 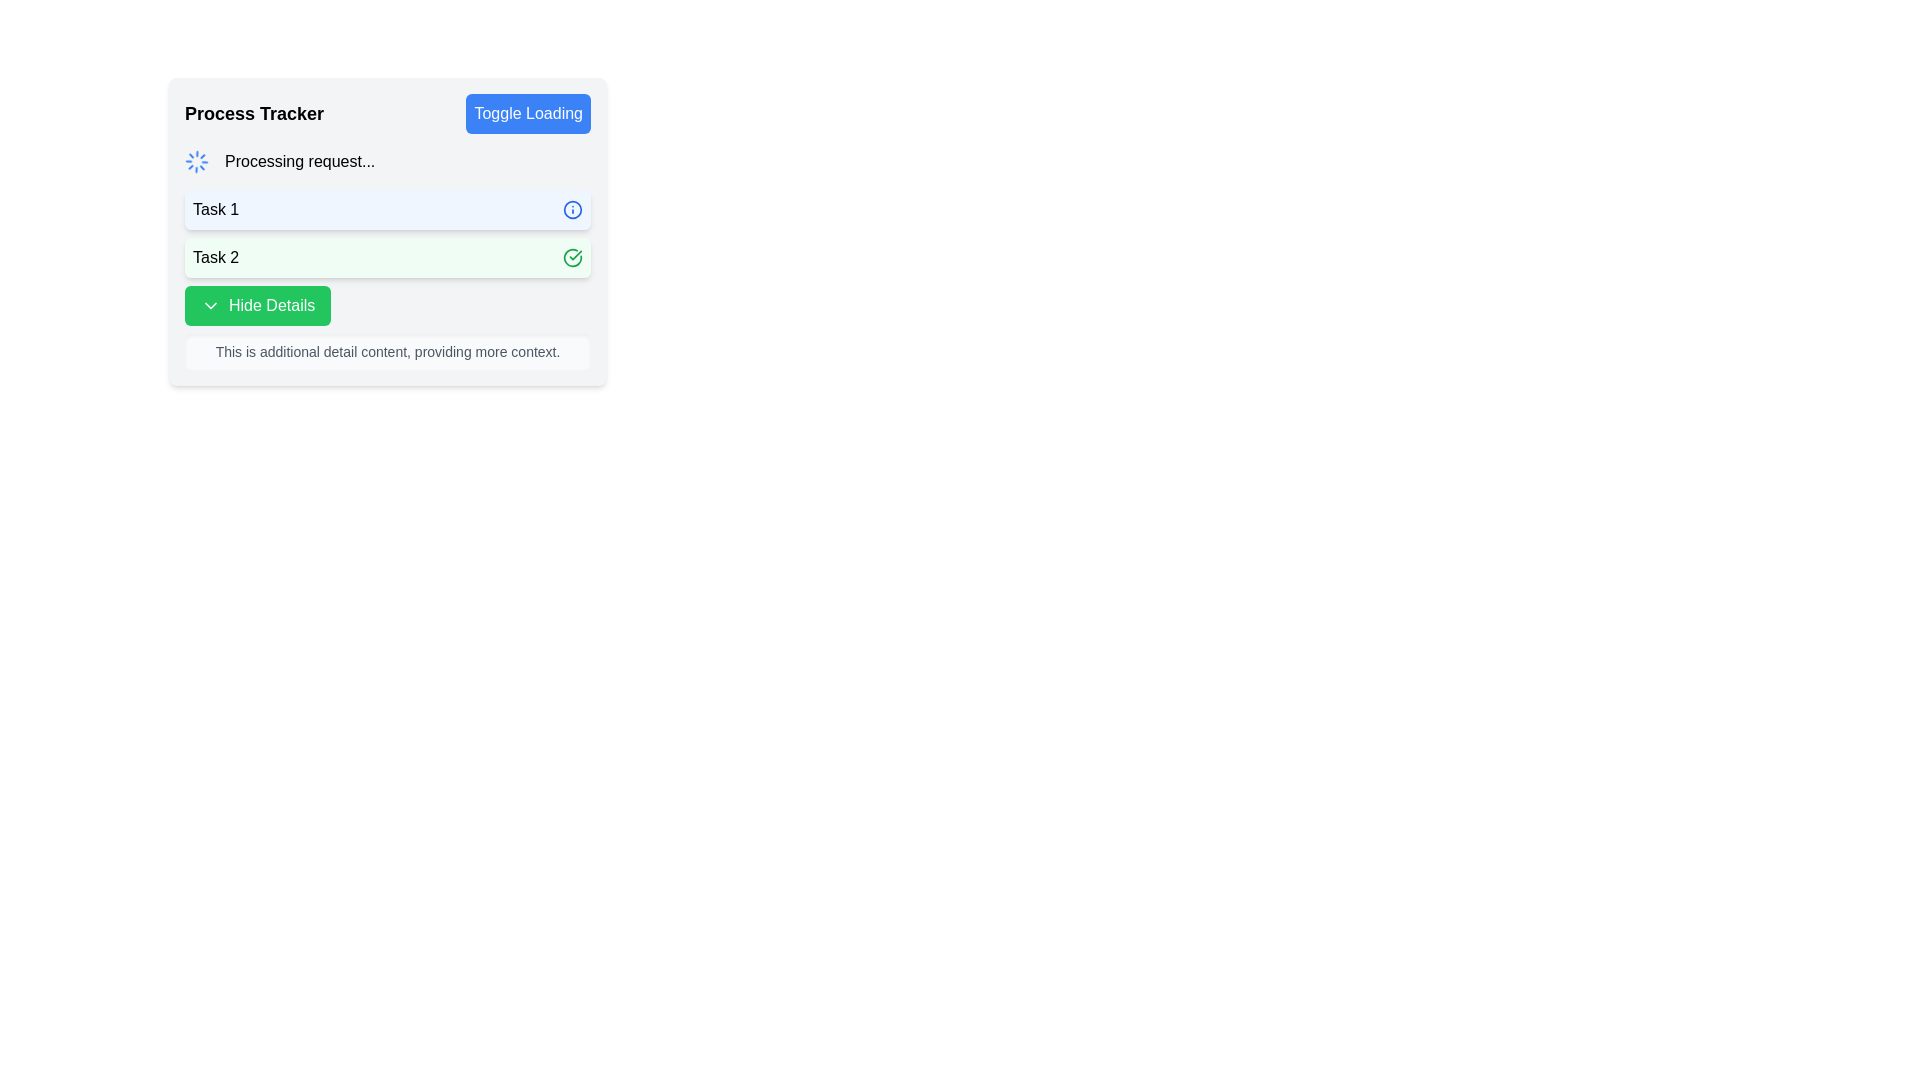 I want to click on the circular blue 'info' icon located on the right edge of the 'Task 1' task block, so click(x=571, y=209).